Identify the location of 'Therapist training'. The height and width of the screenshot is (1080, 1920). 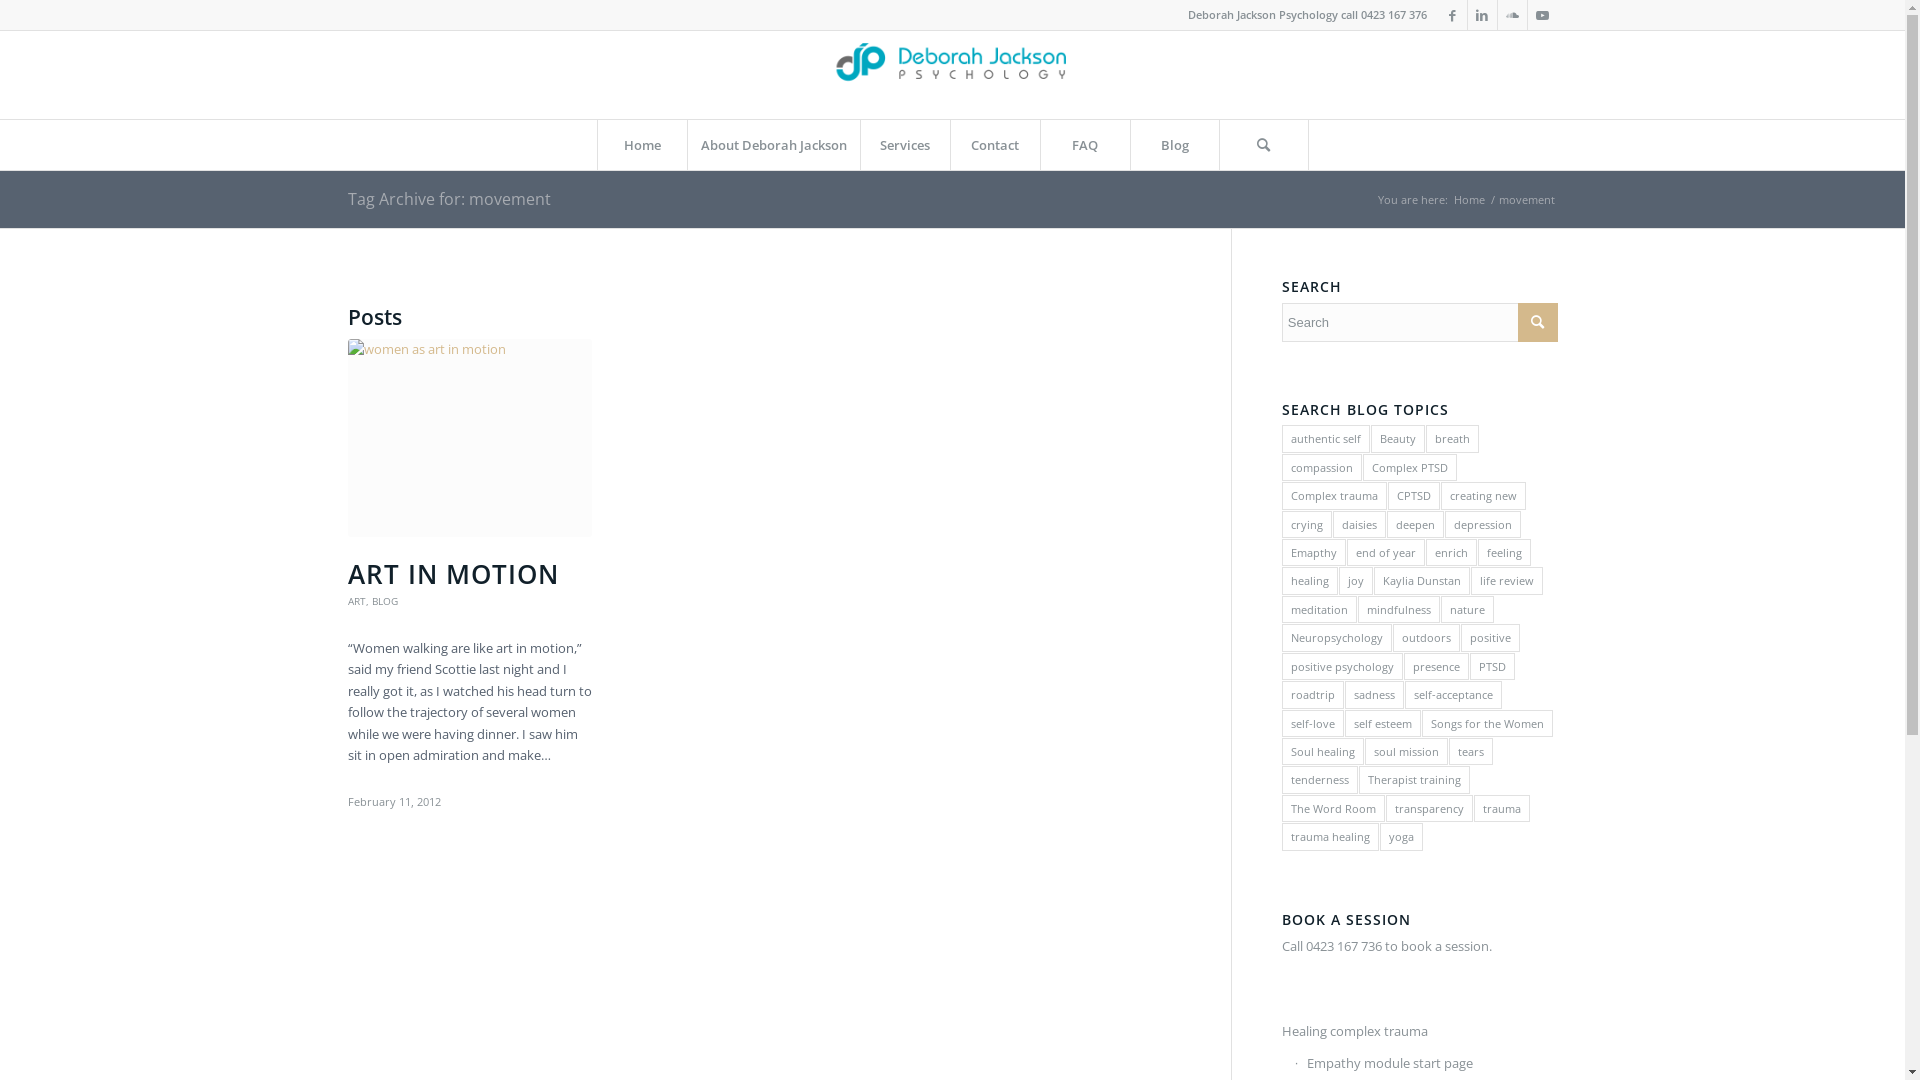
(1413, 778).